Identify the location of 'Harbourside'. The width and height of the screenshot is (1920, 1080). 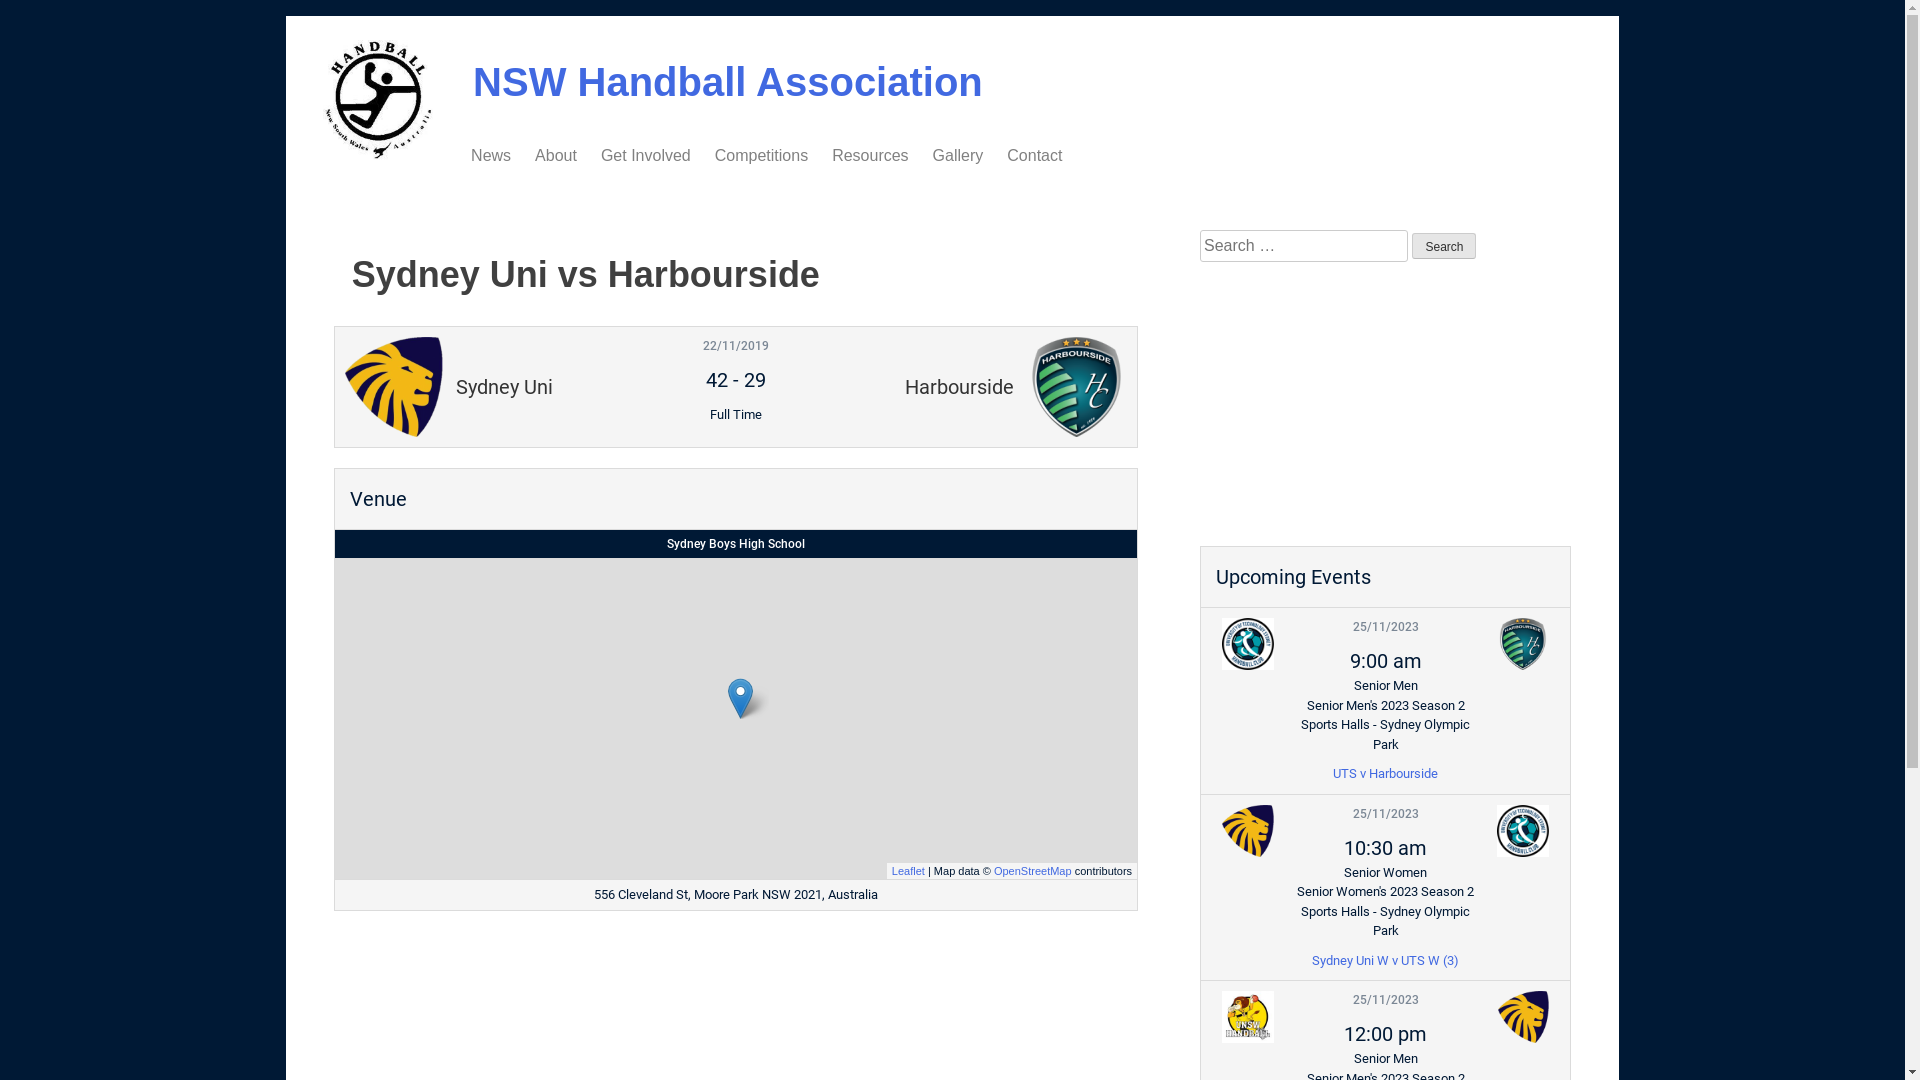
(1521, 644).